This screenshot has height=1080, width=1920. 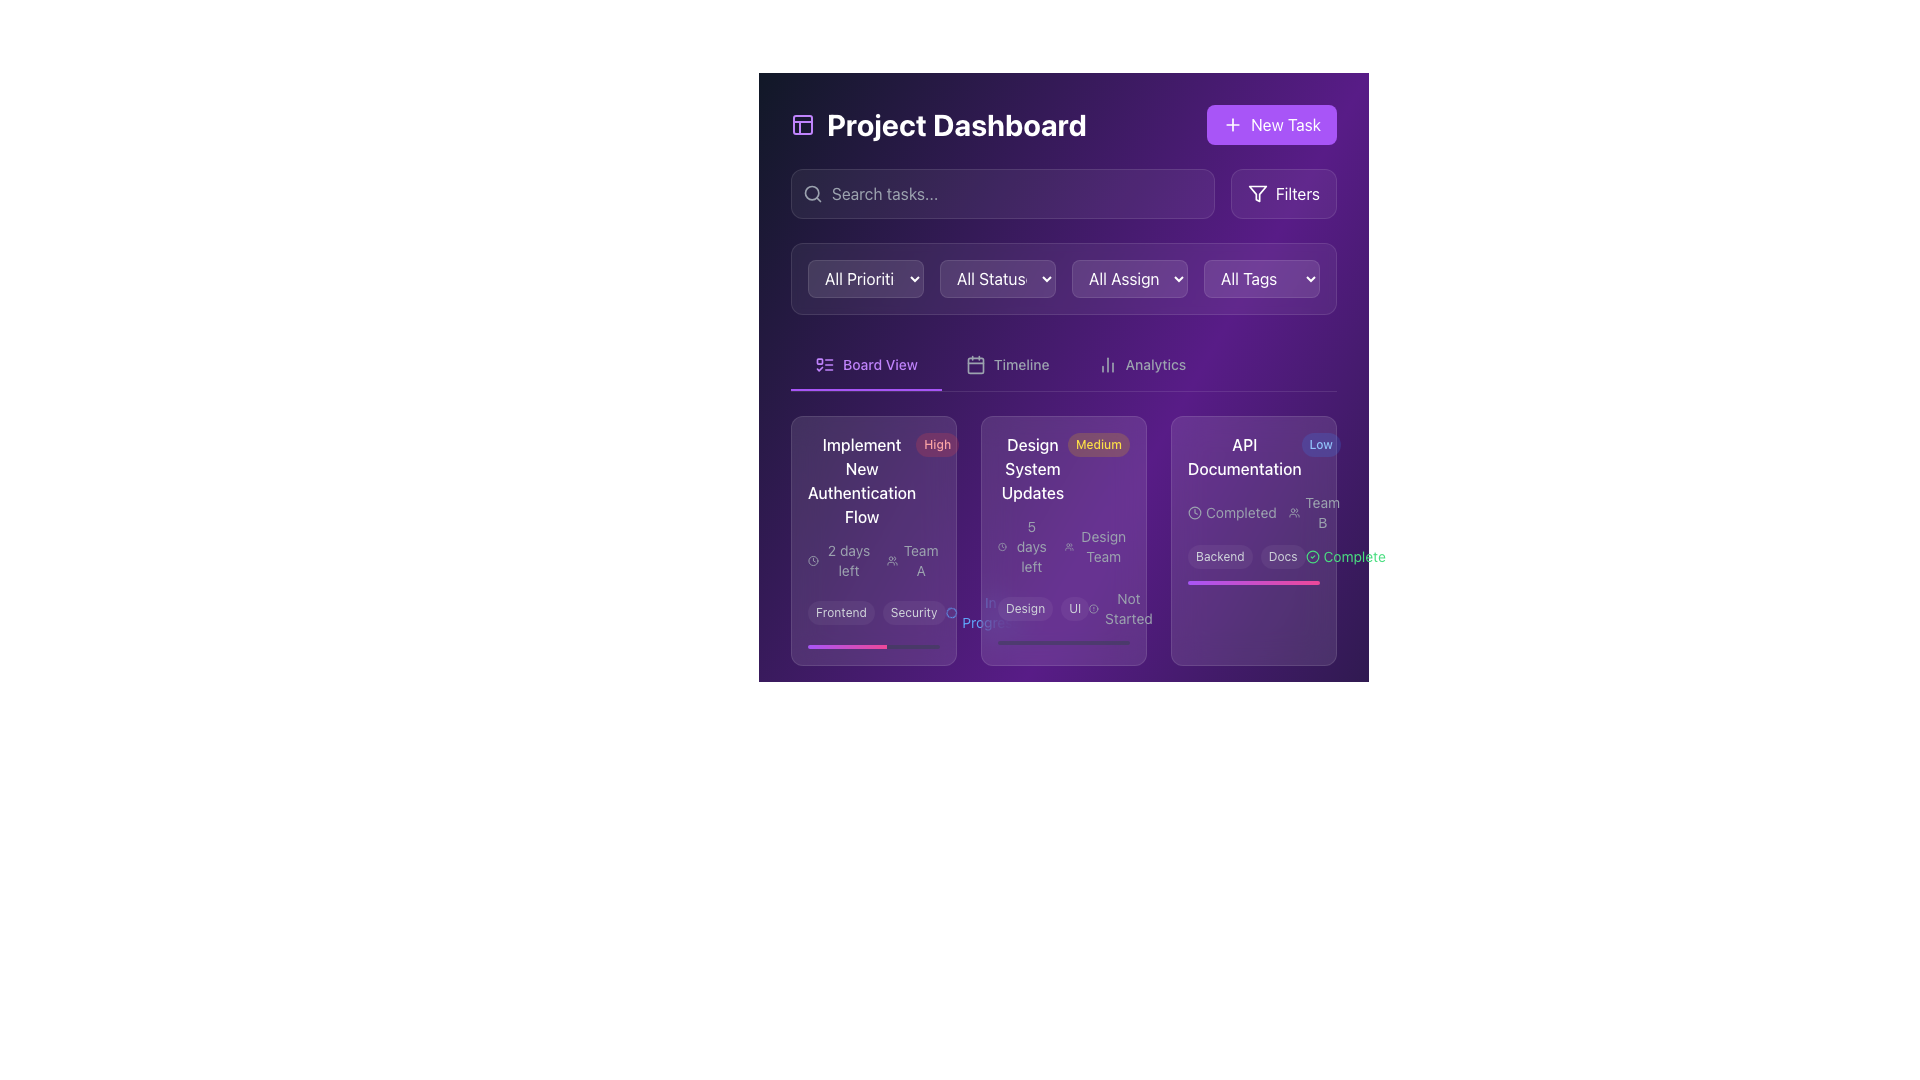 What do you see at coordinates (1294, 512) in the screenshot?
I see `the team icon located to the left of the text 'Team B' within the 'API Documentation' card on the main dashboard` at bounding box center [1294, 512].